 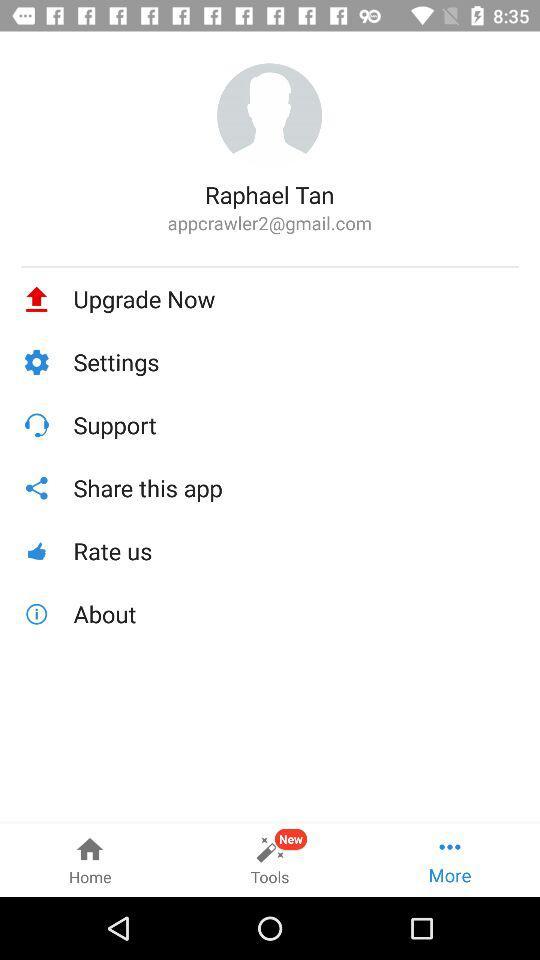 What do you see at coordinates (295, 425) in the screenshot?
I see `icon above share this app` at bounding box center [295, 425].